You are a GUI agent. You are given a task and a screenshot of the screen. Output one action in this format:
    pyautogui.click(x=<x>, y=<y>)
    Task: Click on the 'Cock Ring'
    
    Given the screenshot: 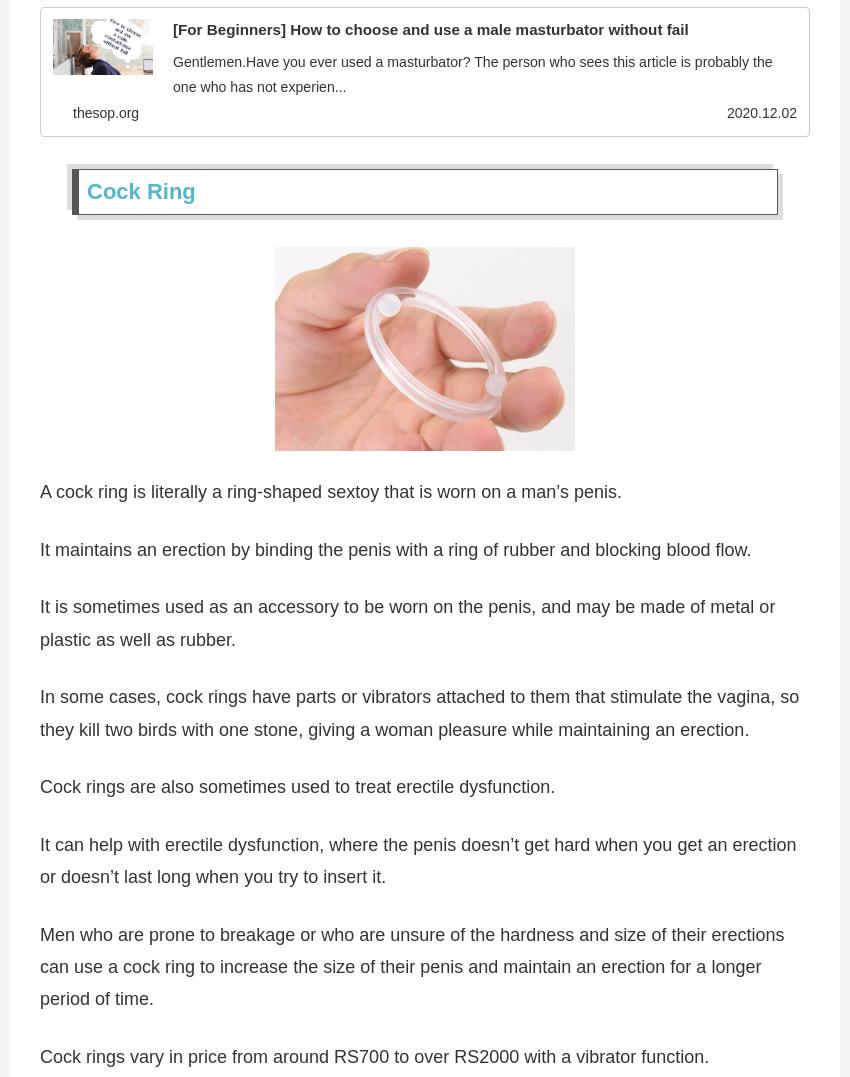 What is the action you would take?
    pyautogui.click(x=141, y=193)
    